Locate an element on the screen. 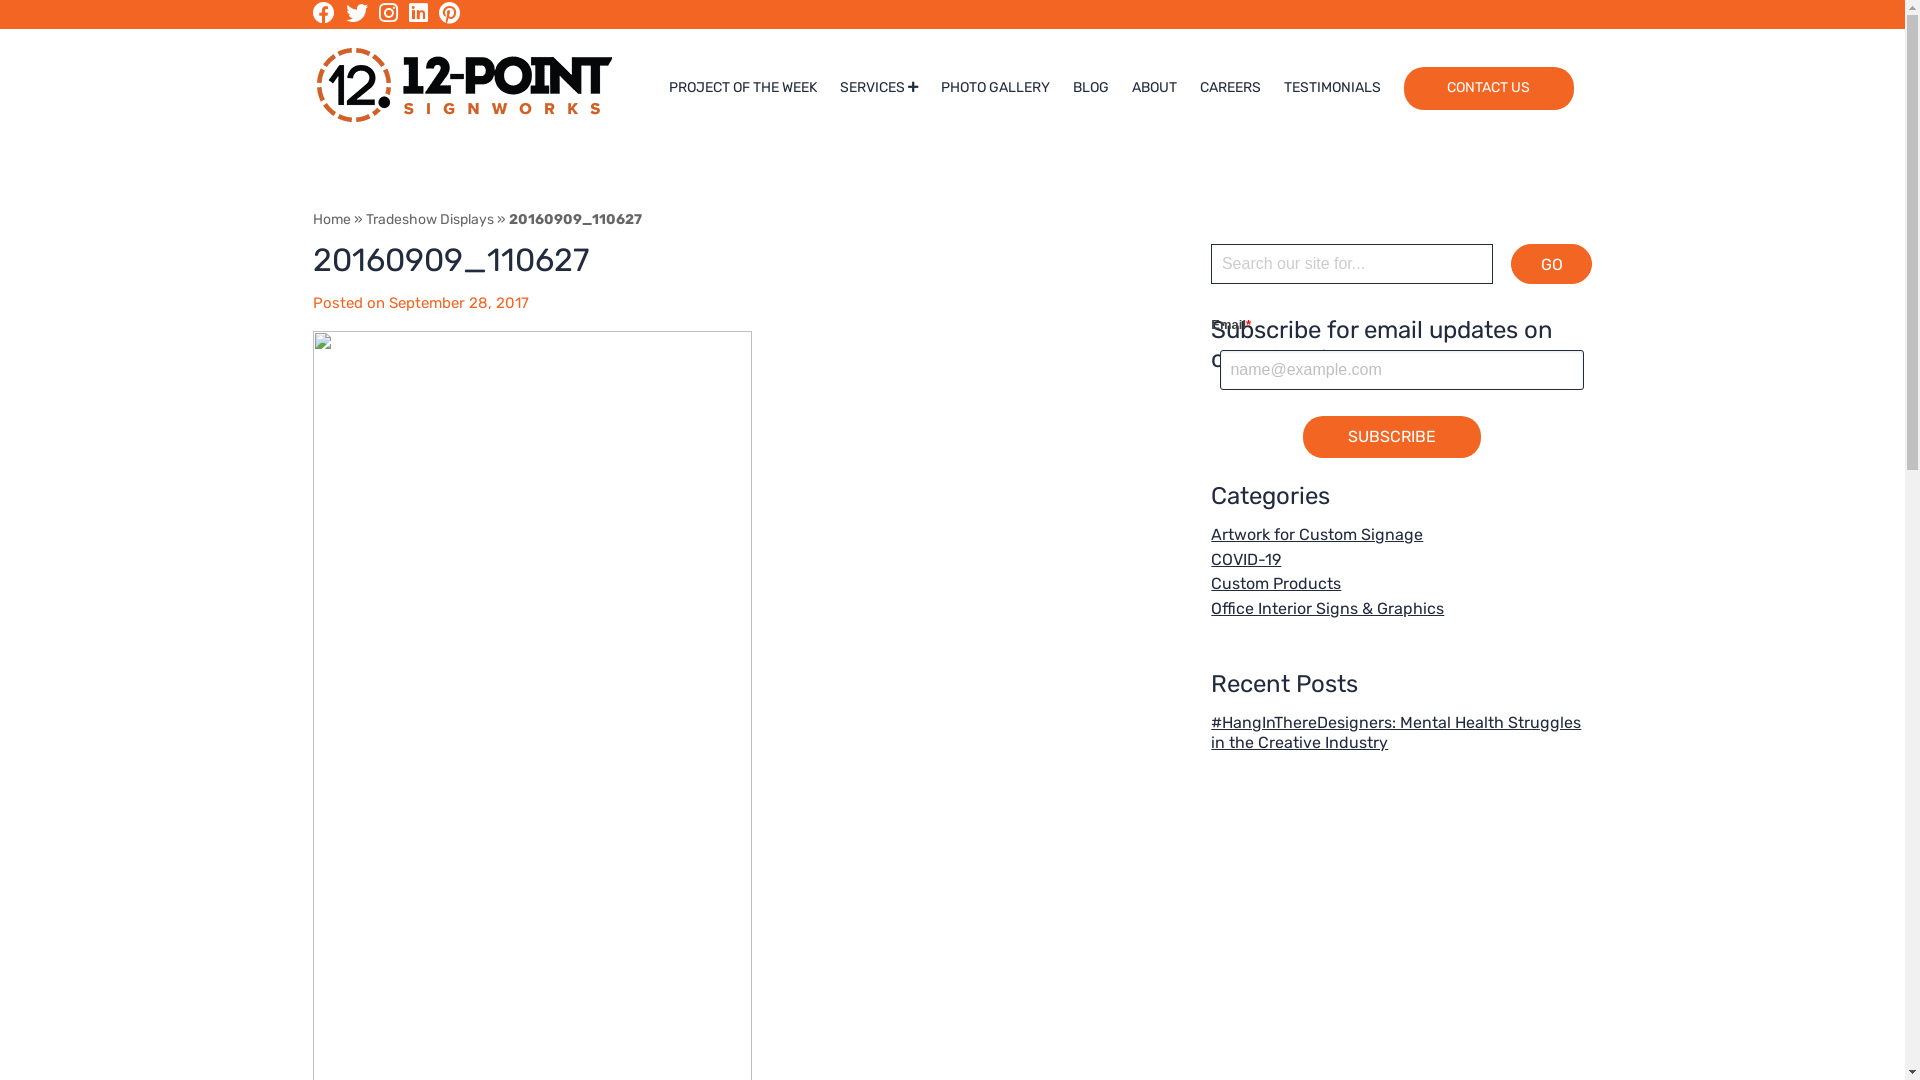 The image size is (1920, 1080). 'CAREERS' is located at coordinates (1229, 87).